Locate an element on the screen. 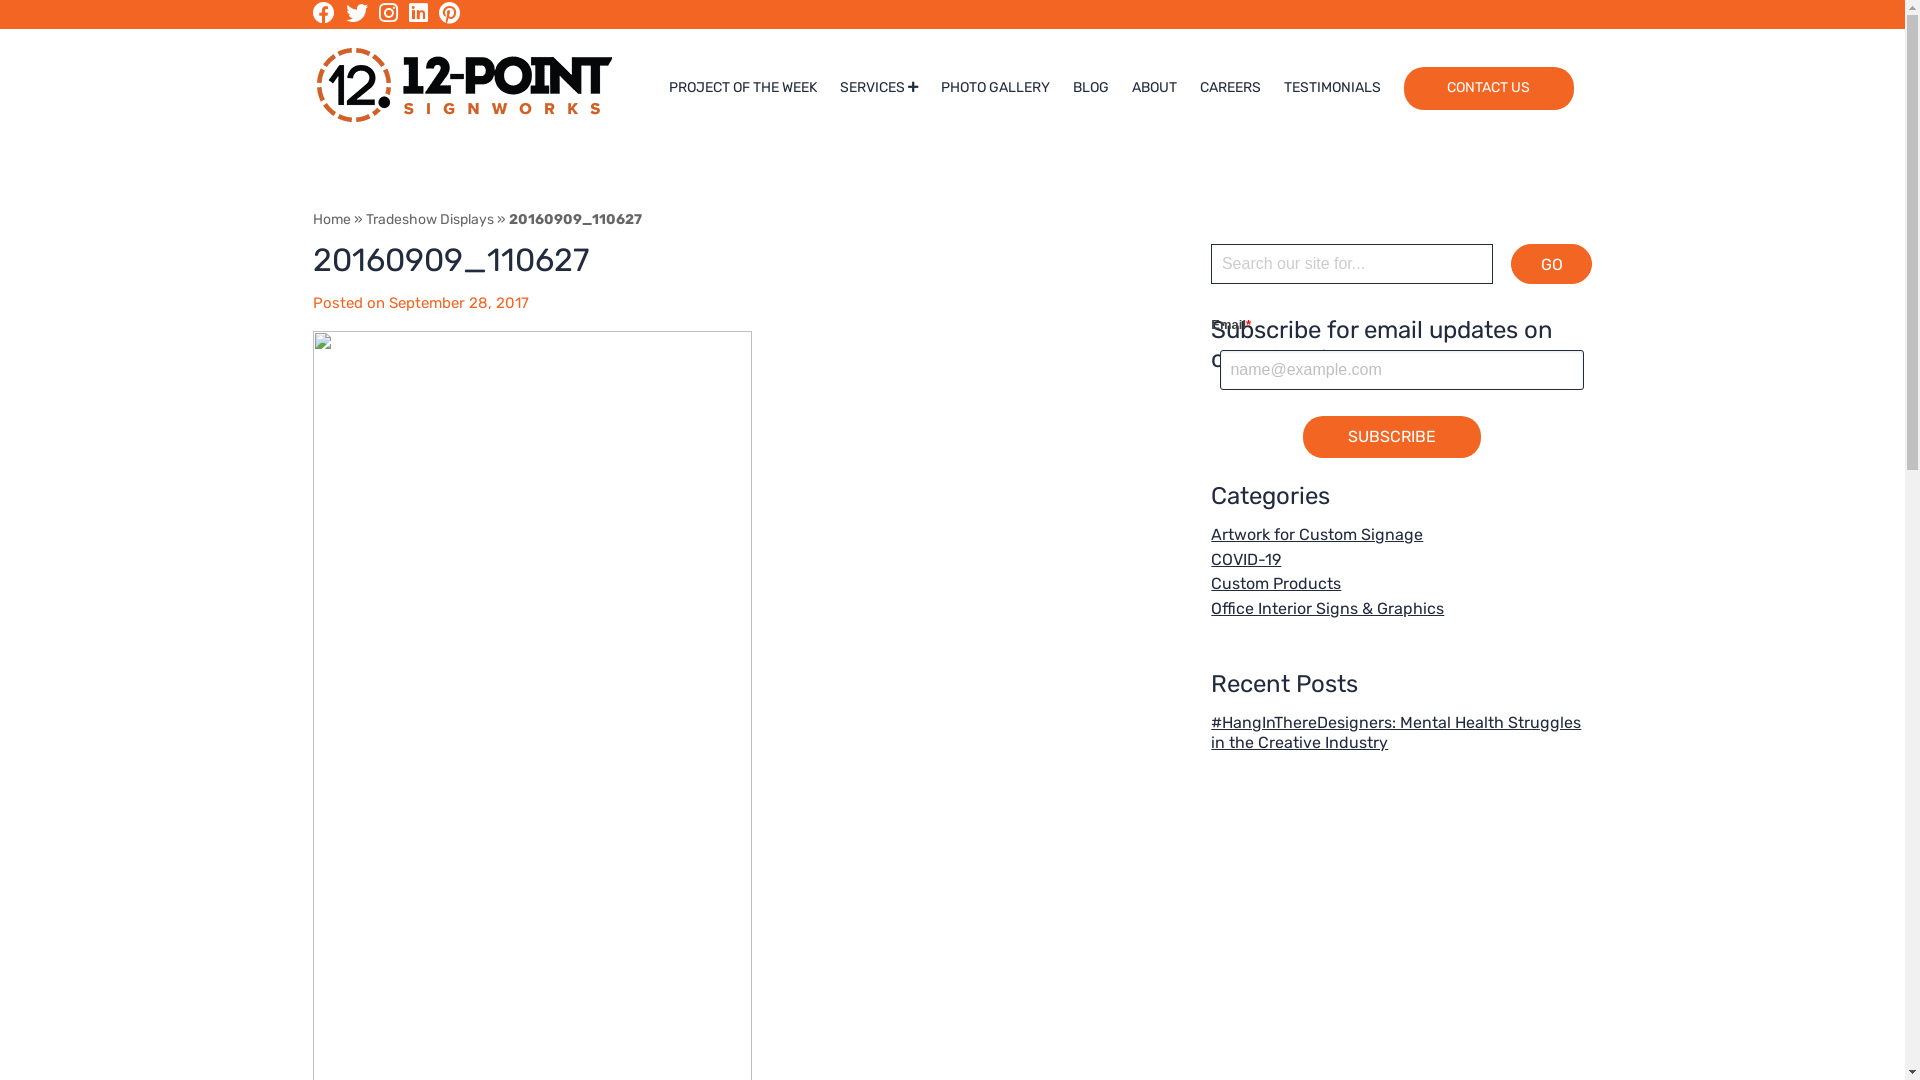 The image size is (1920, 1080). 'CAREERS' is located at coordinates (1229, 87).